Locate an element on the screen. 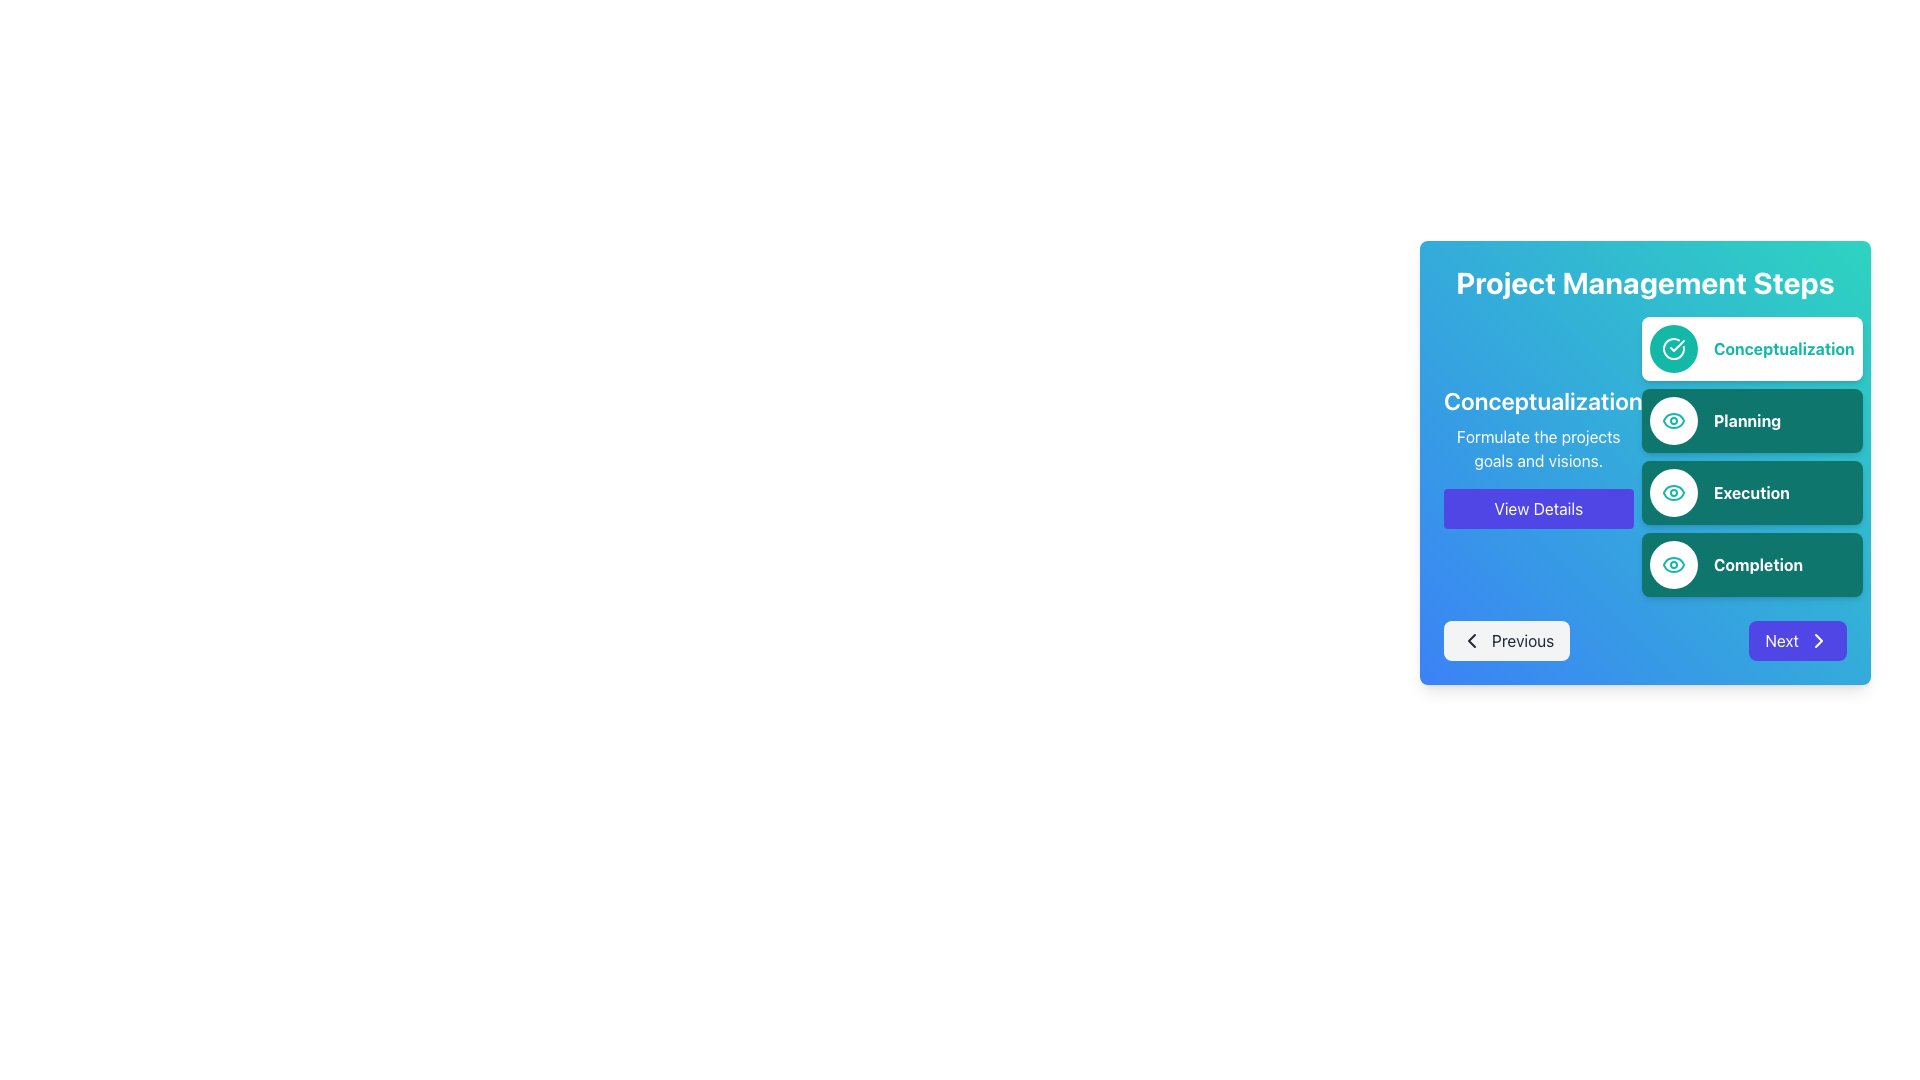  the circular informational icon with a teal eye symbol in the 'Project Management Steps' sidebar, positioned as the third element in the sequence is located at coordinates (1673, 493).